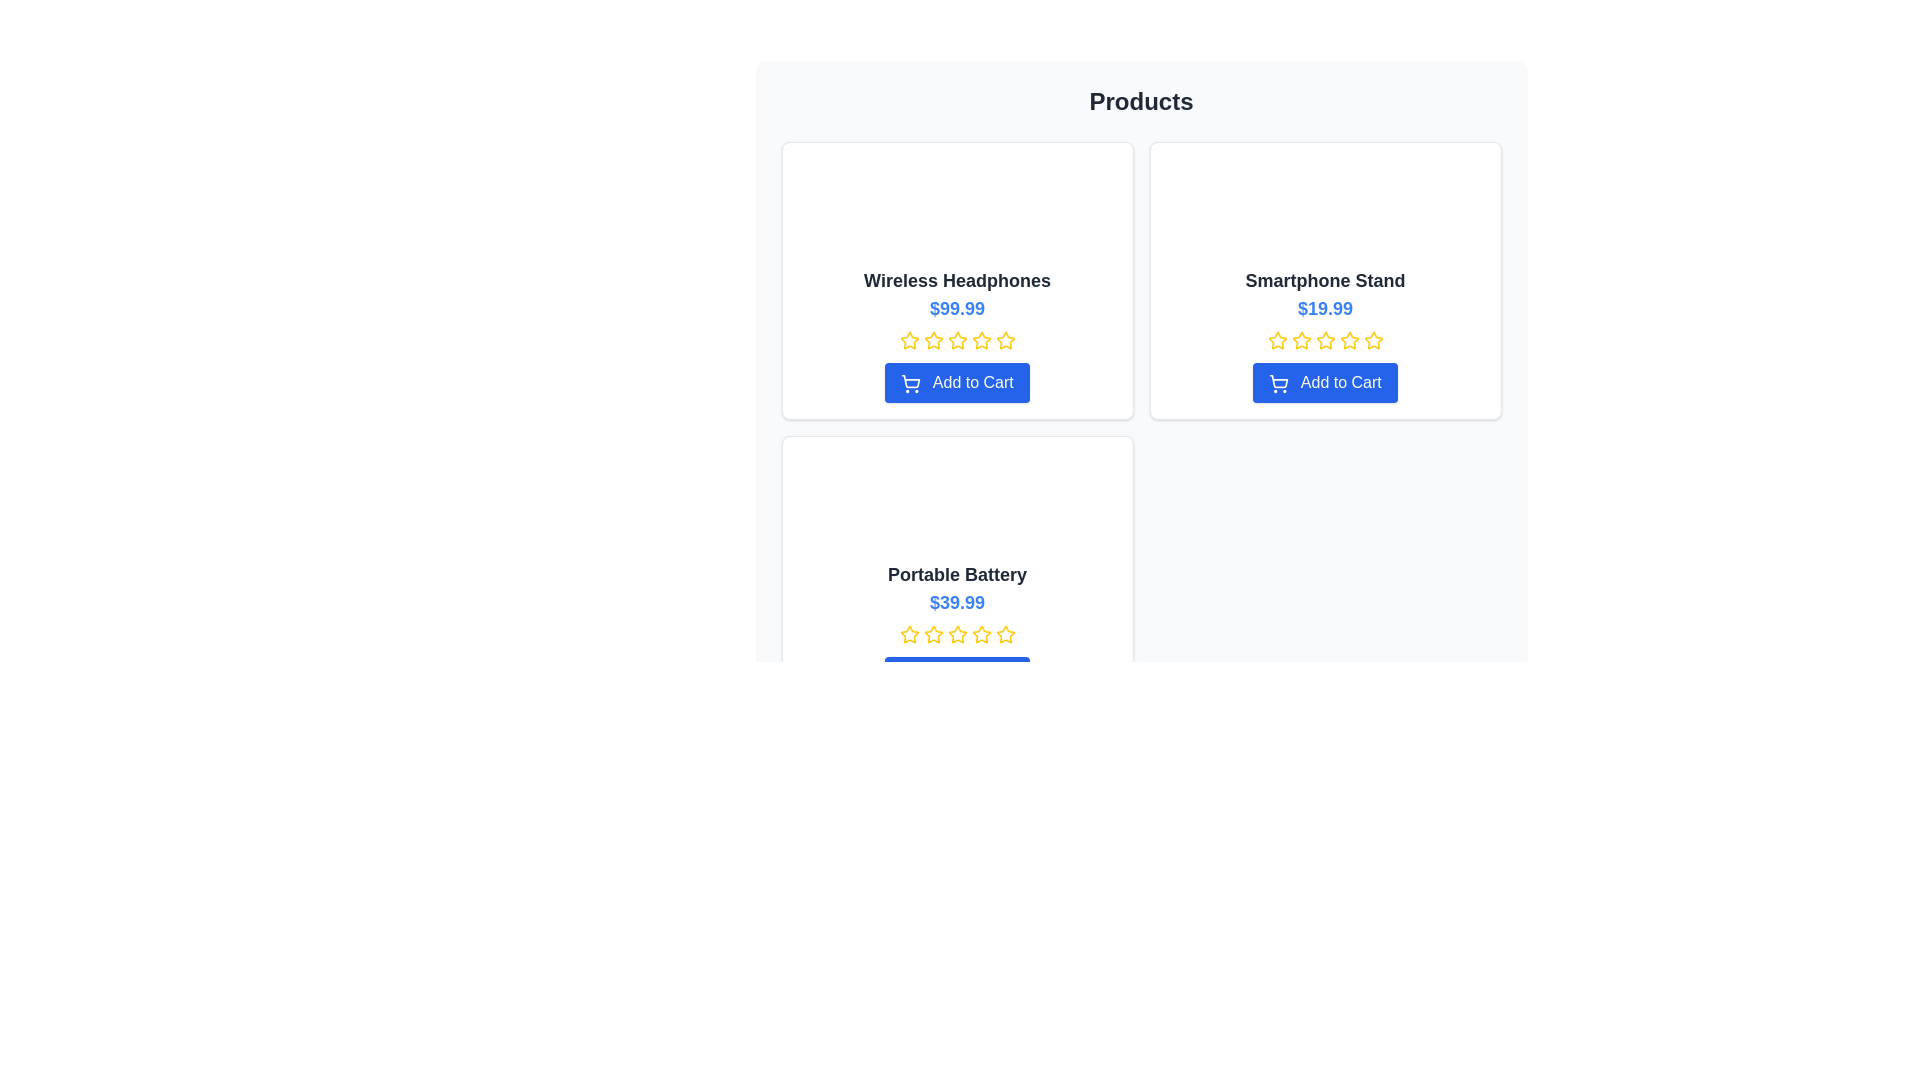  I want to click on the appearance of the first yellow star icon in the rating system below the 'Wireless Headphones' title and above the 'Add to Cart' button, so click(908, 339).